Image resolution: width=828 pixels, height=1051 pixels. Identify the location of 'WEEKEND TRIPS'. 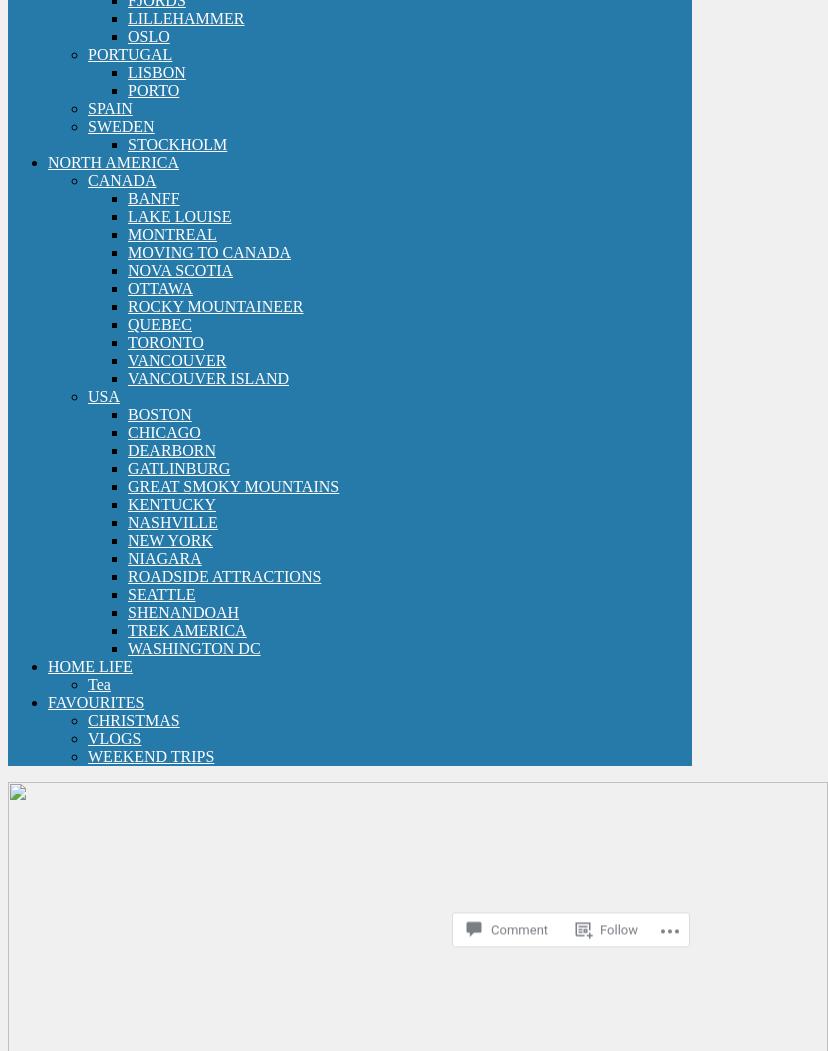
(88, 755).